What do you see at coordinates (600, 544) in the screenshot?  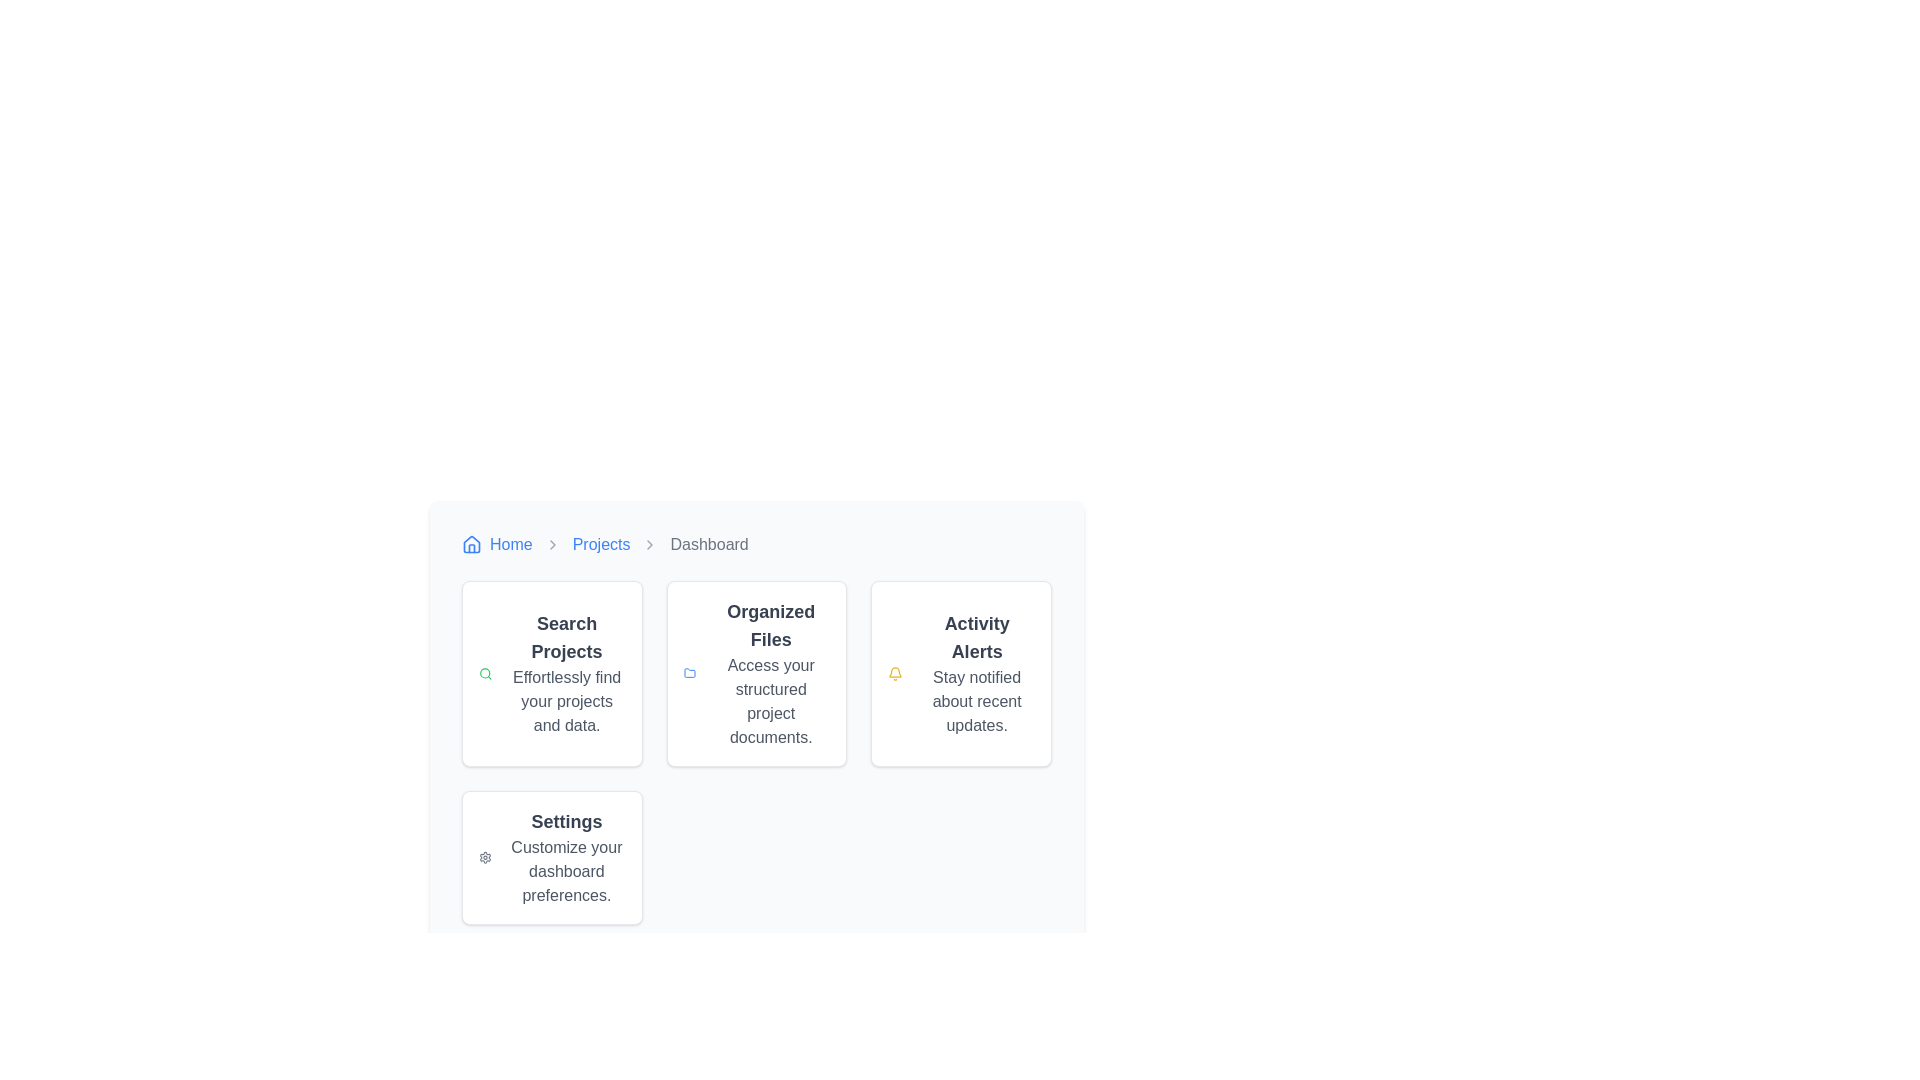 I see `the 'Projects' hyperlink in the breadcrumb navigation` at bounding box center [600, 544].